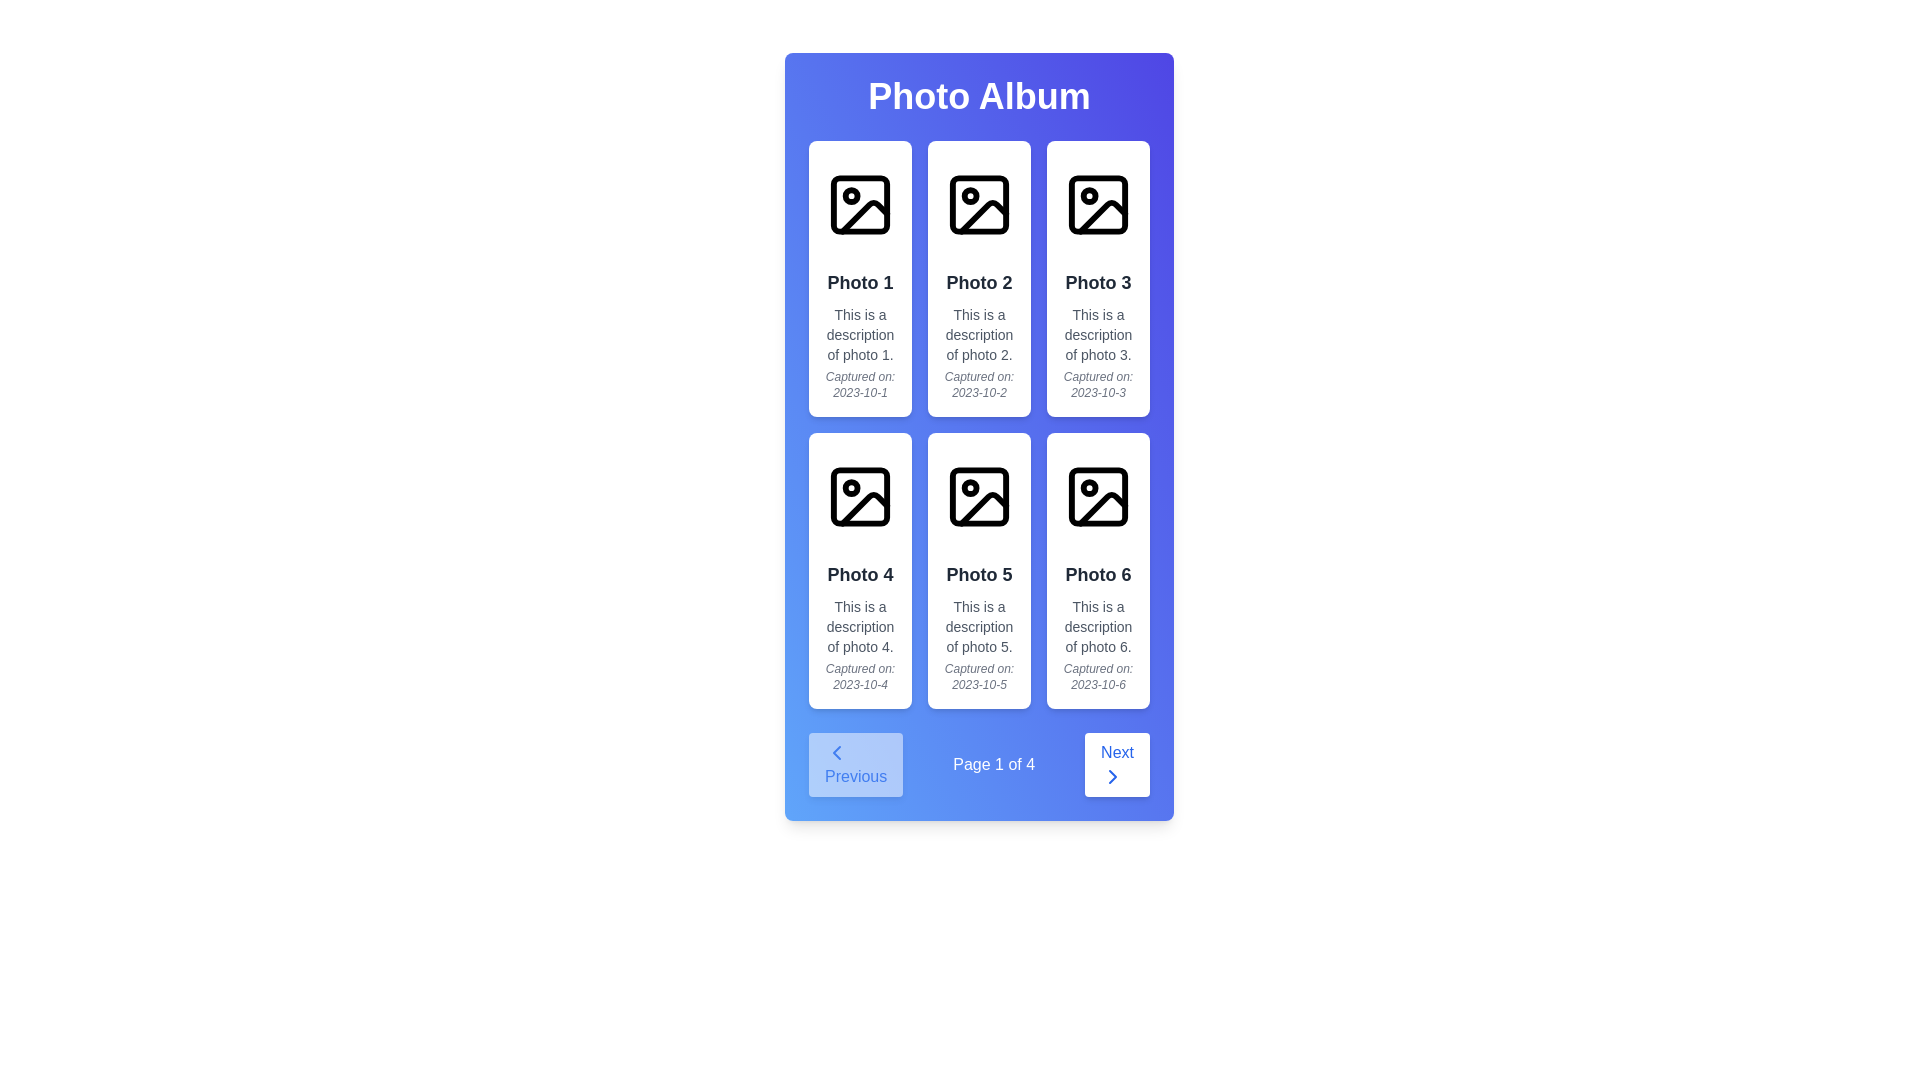 The width and height of the screenshot is (1920, 1080). I want to click on the pagination button located in the bottom-right corner of the page navigation area, so click(1116, 764).